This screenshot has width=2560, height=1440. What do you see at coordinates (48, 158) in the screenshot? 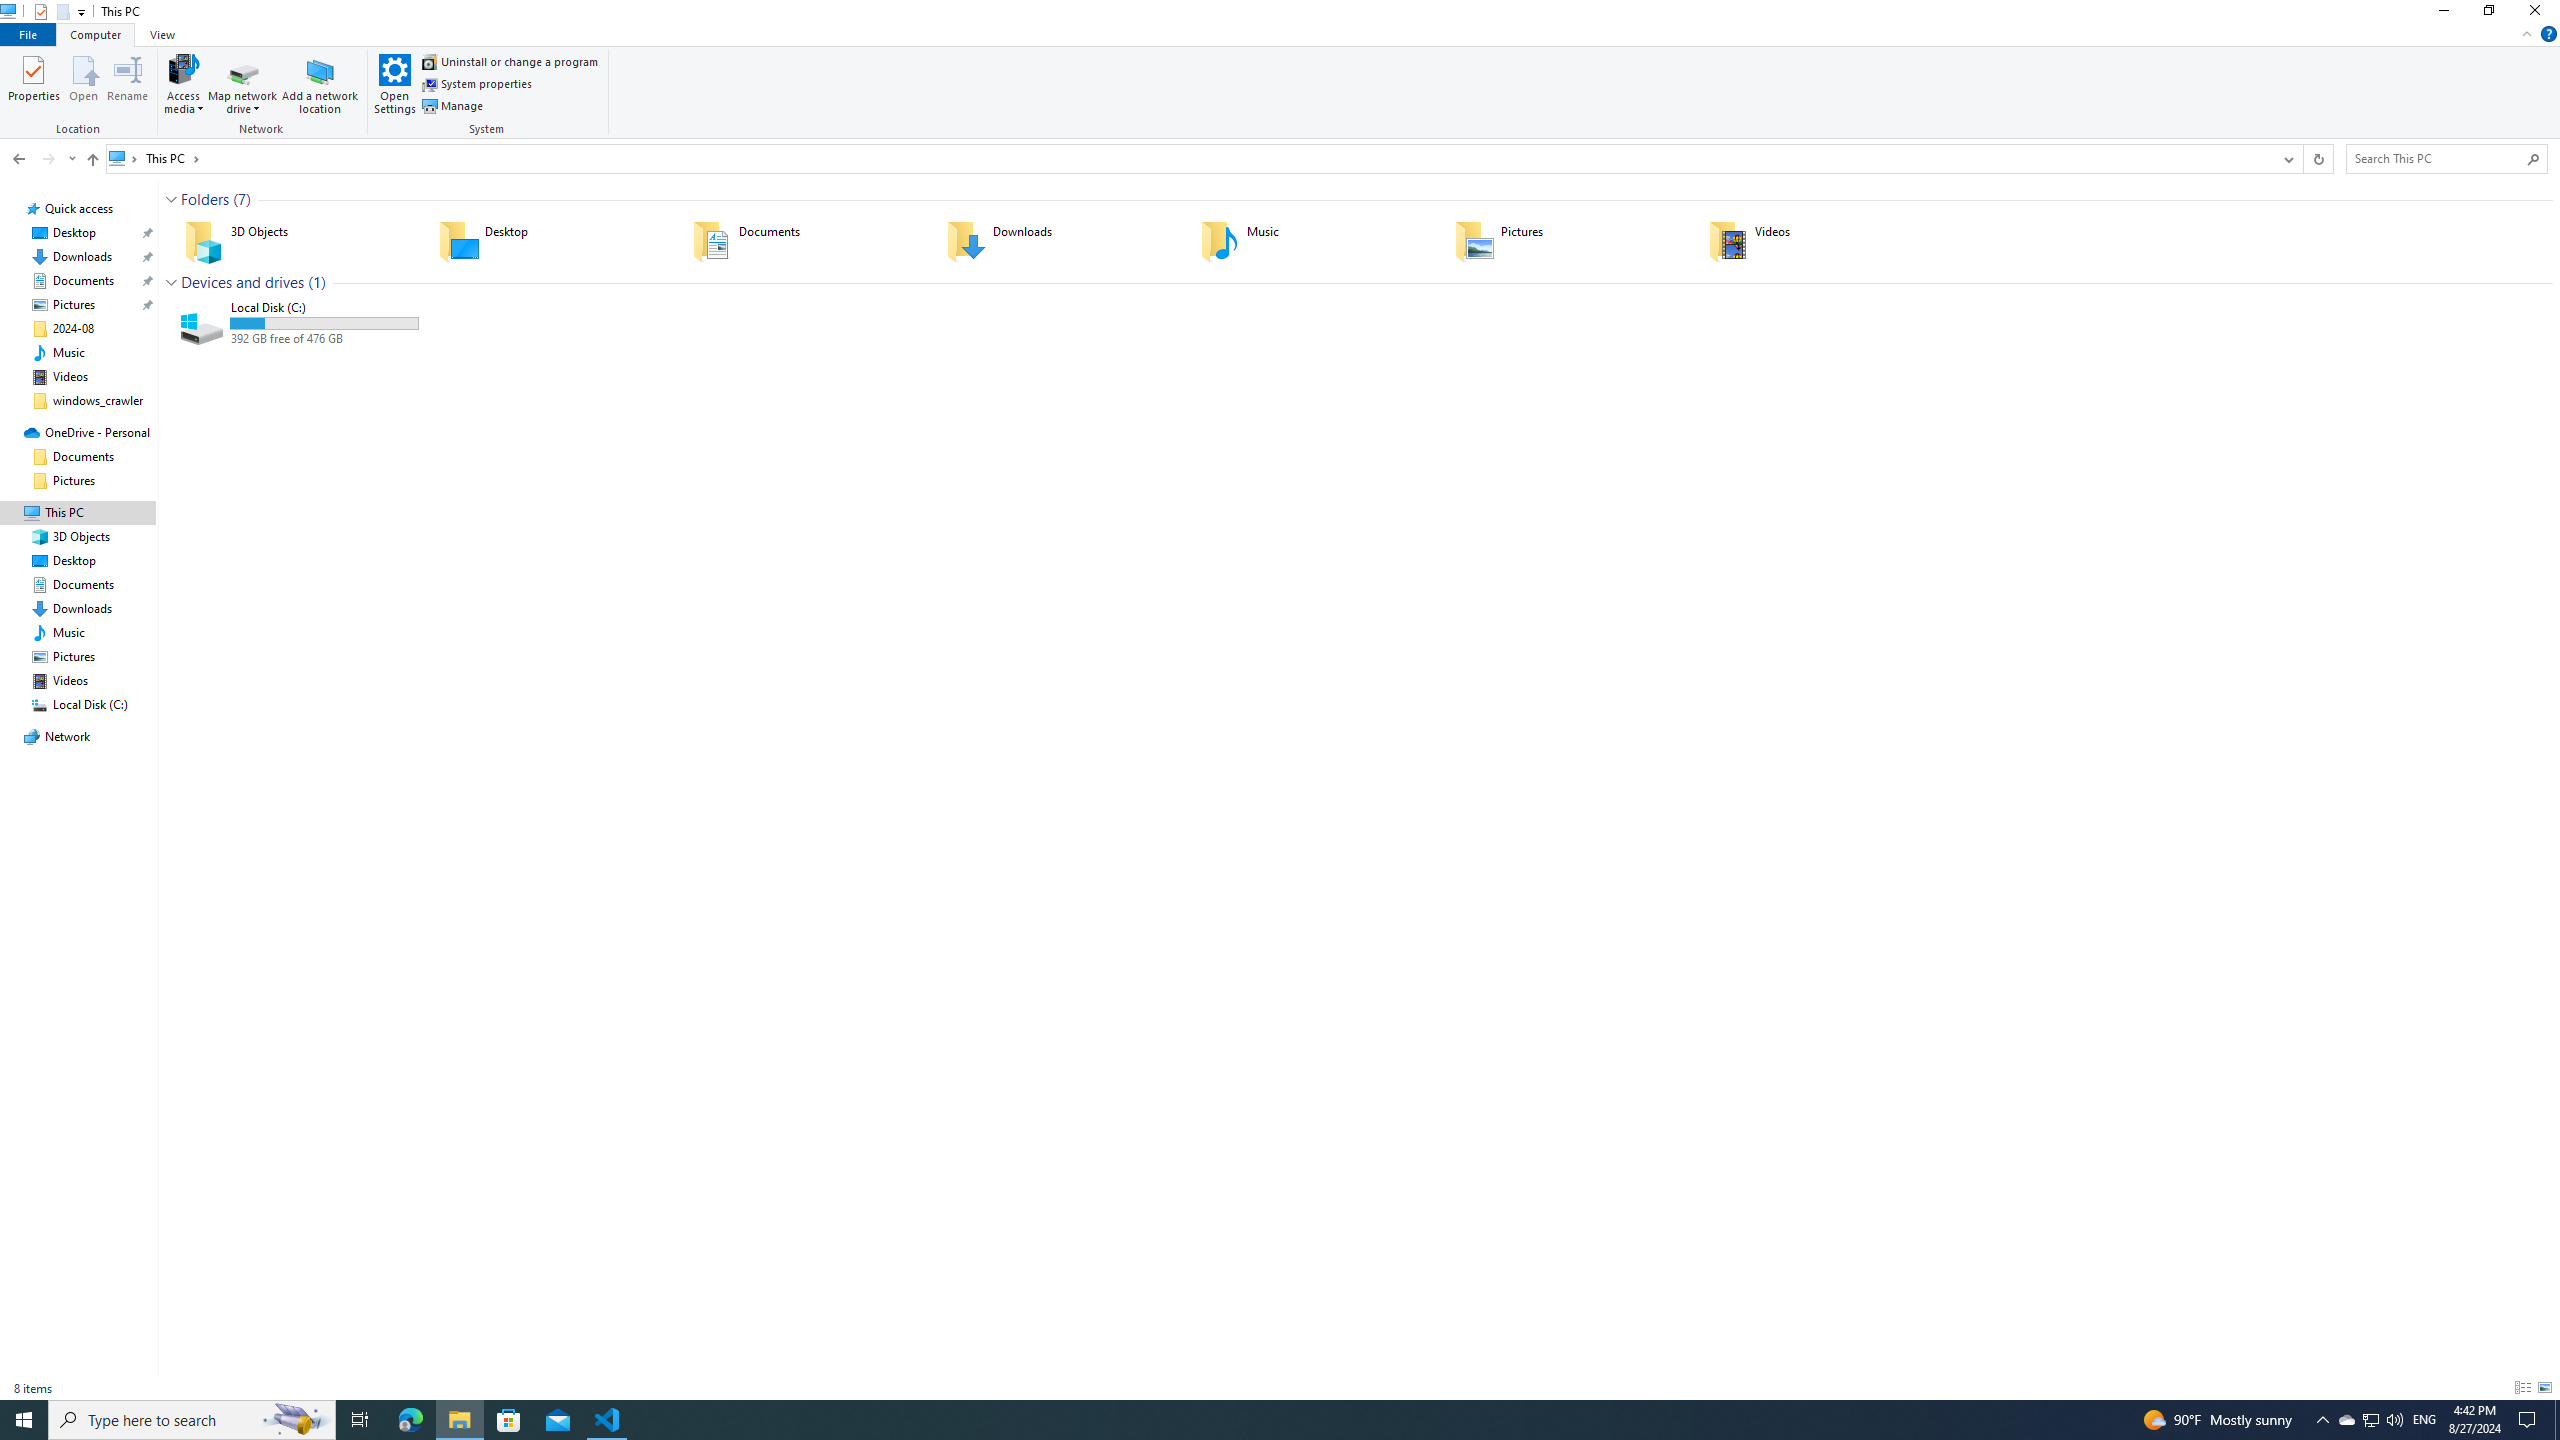
I see `'Forward (Alt + Right Arrow)'` at bounding box center [48, 158].